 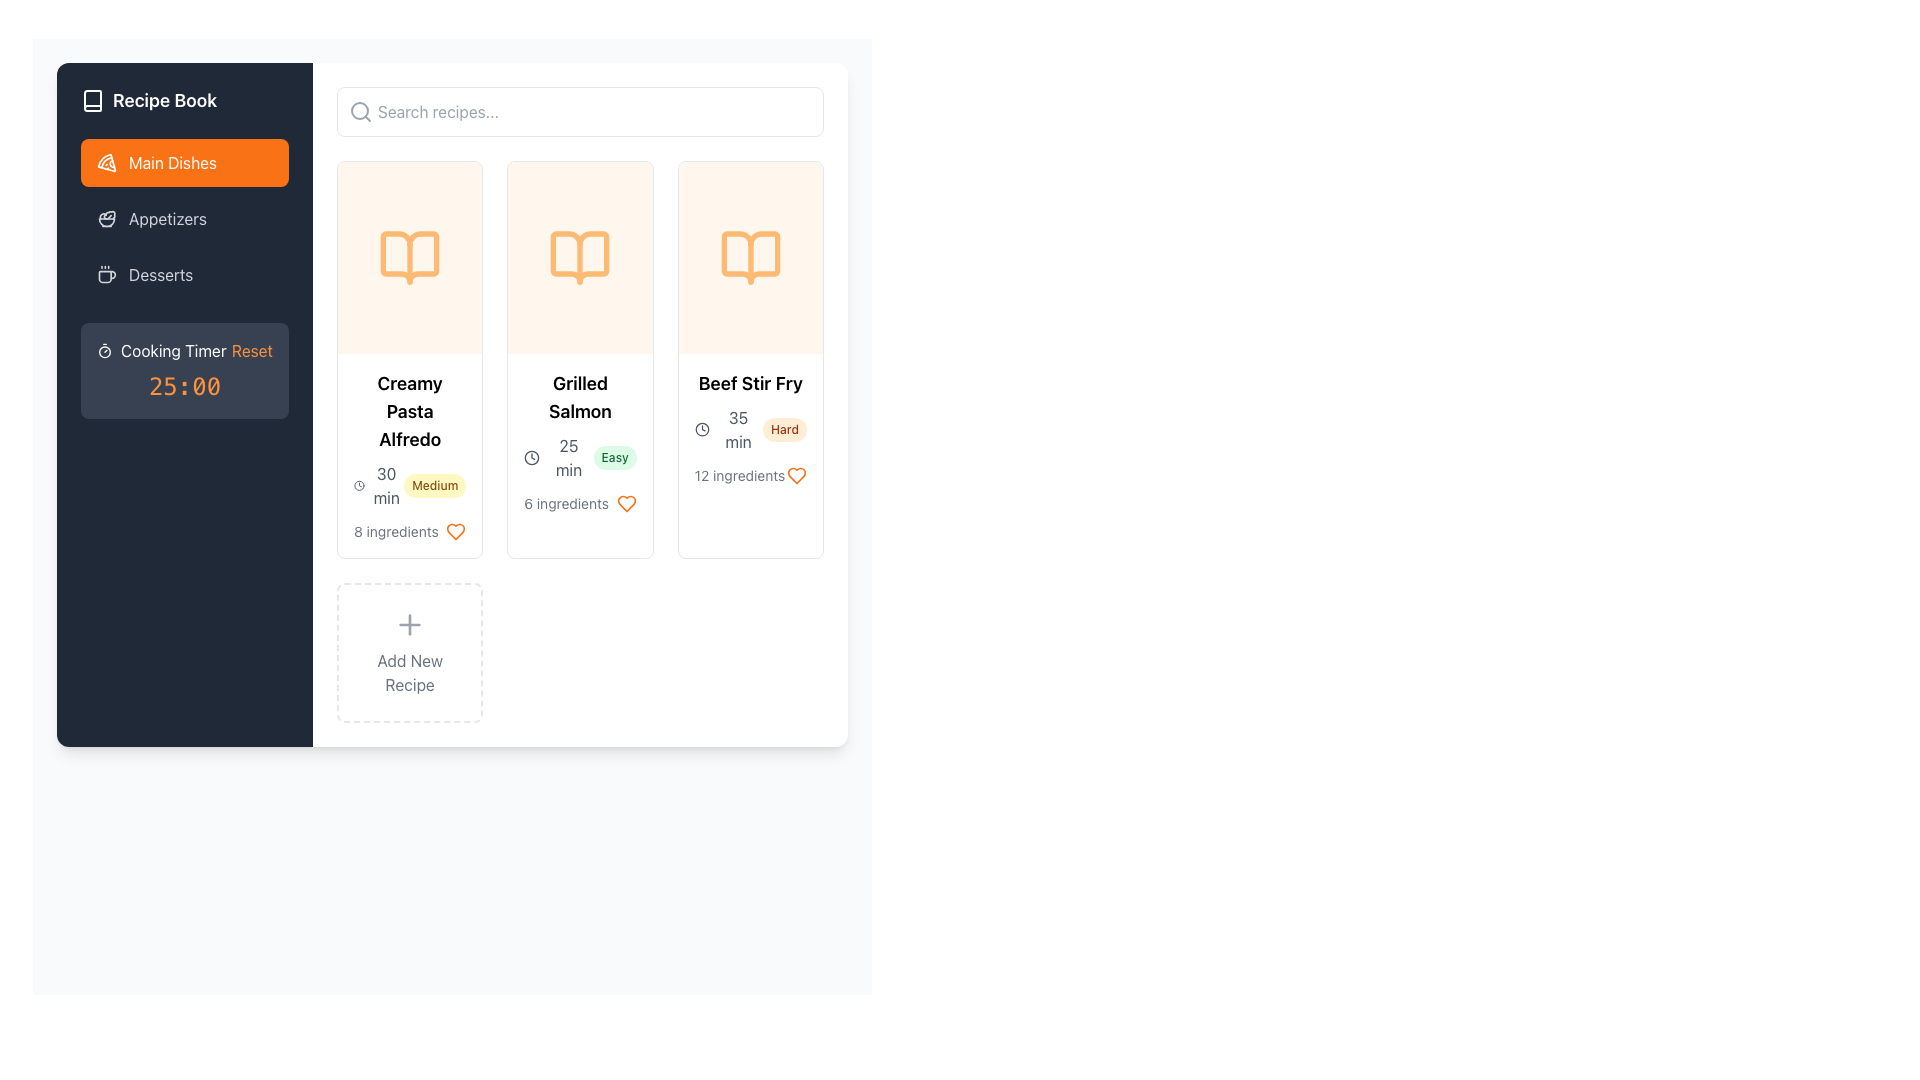 I want to click on the text label reading '12 ingredients' styled with a small sans-serif font and gray color, located at the bottom left of the 'Beef Stir Fry' recipe card, so click(x=738, y=475).